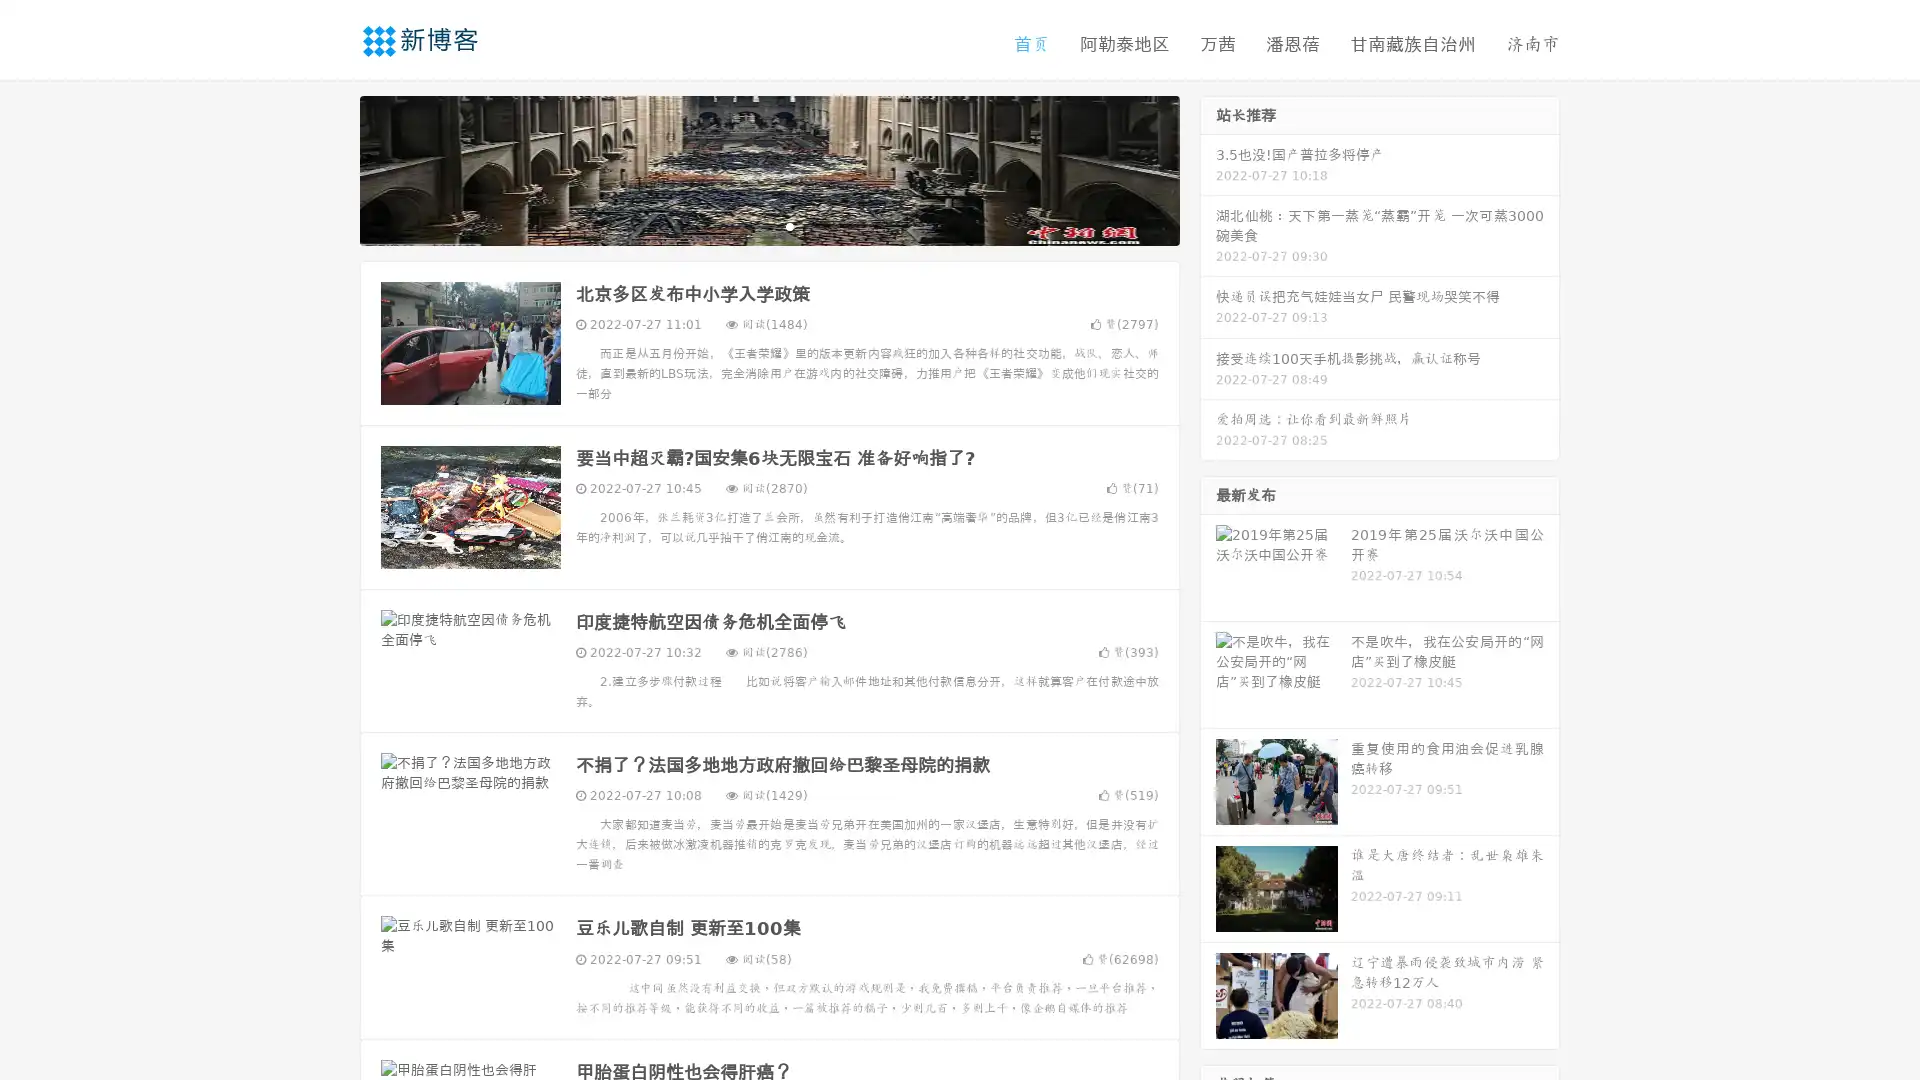  Describe the element at coordinates (330, 168) in the screenshot. I see `Previous slide` at that location.